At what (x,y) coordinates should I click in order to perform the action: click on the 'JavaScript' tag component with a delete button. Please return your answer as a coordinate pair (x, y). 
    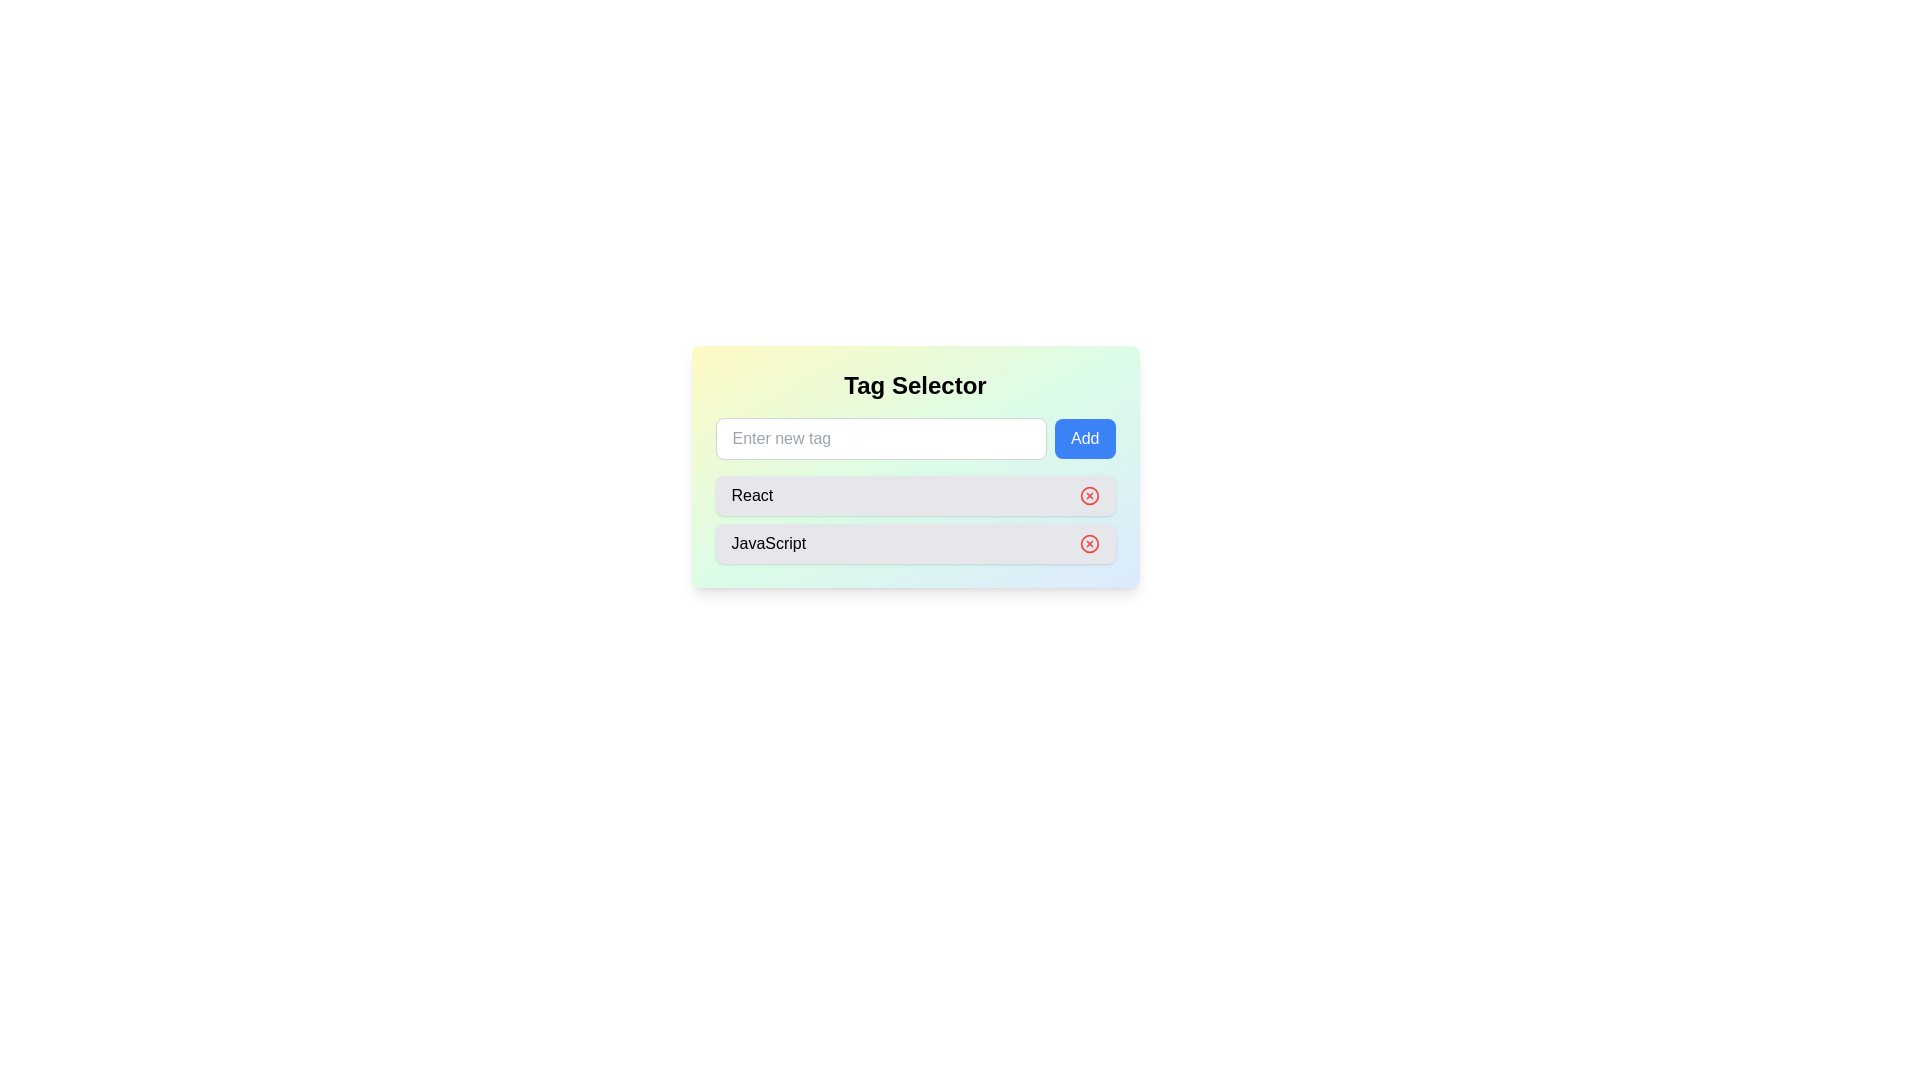
    Looking at the image, I should click on (914, 543).